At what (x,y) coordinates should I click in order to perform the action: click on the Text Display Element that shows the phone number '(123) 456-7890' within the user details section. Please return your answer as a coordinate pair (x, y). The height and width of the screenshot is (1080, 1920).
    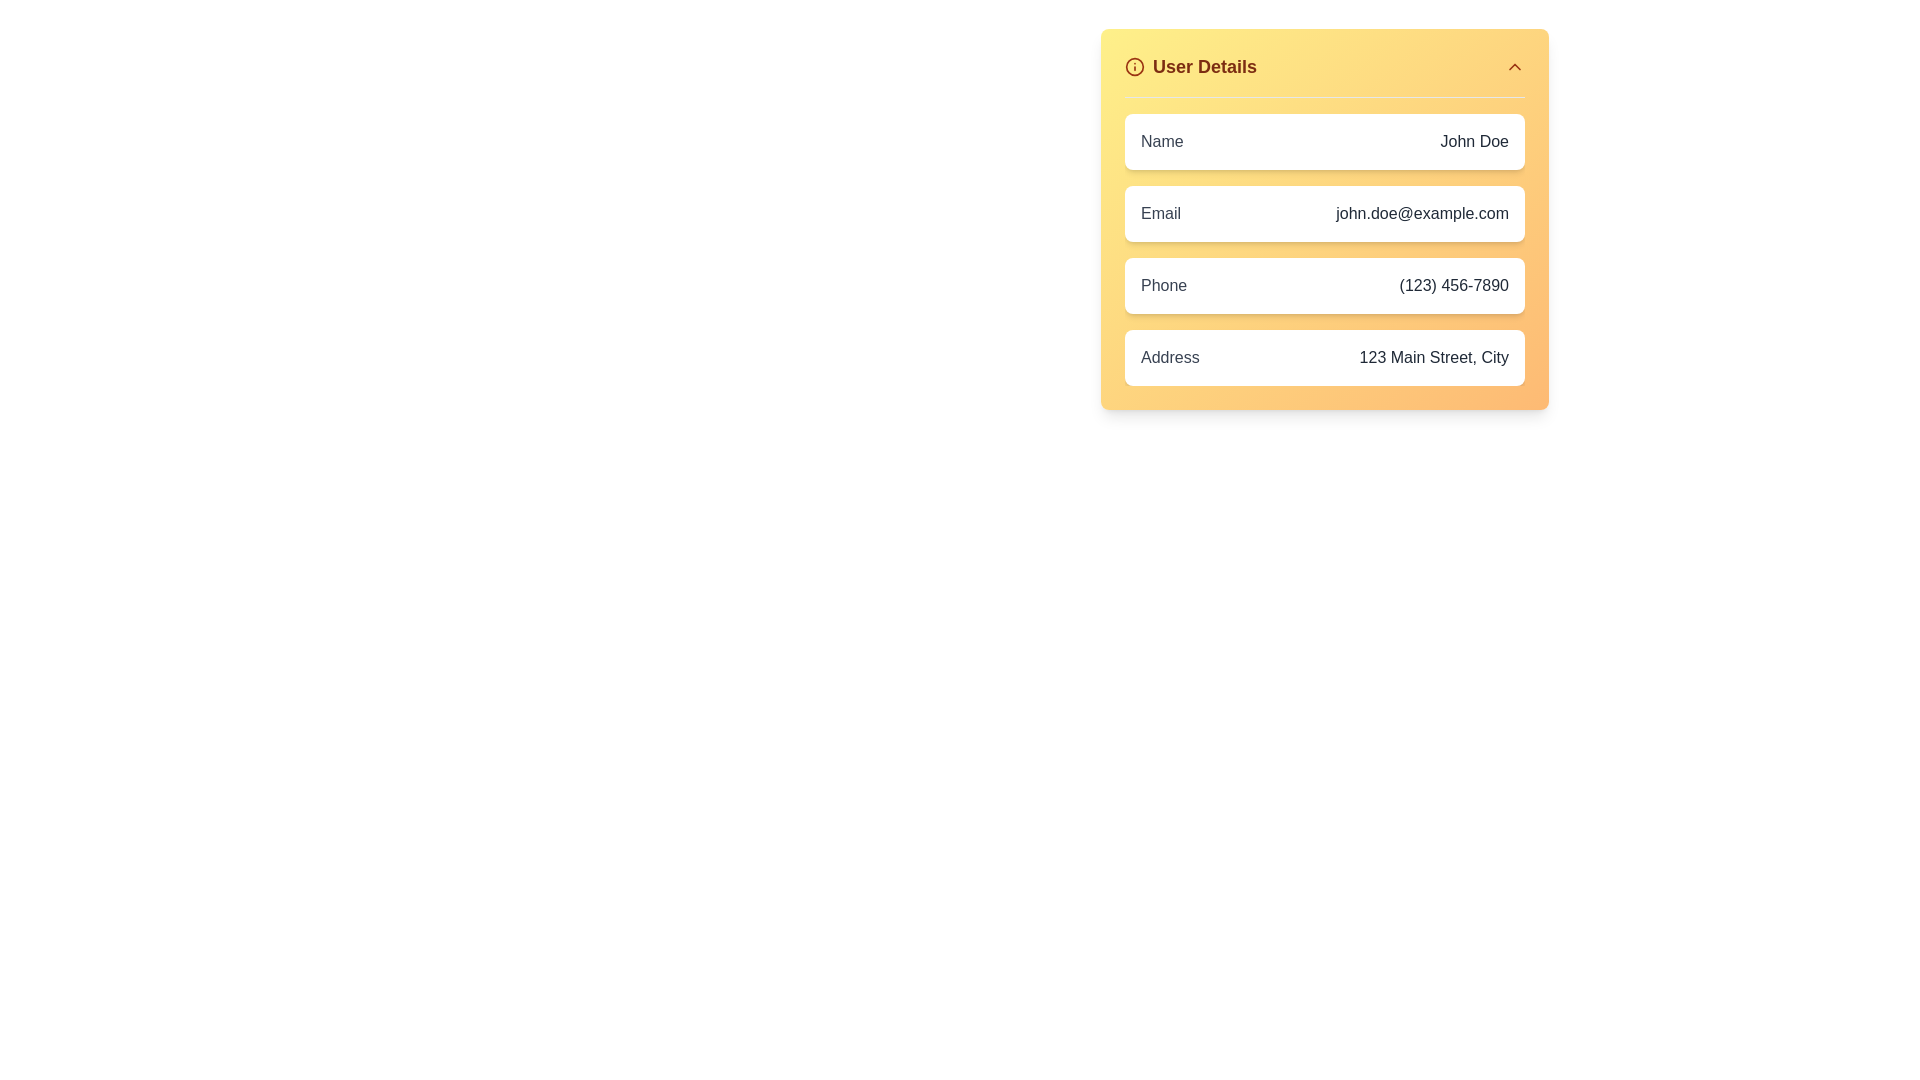
    Looking at the image, I should click on (1454, 285).